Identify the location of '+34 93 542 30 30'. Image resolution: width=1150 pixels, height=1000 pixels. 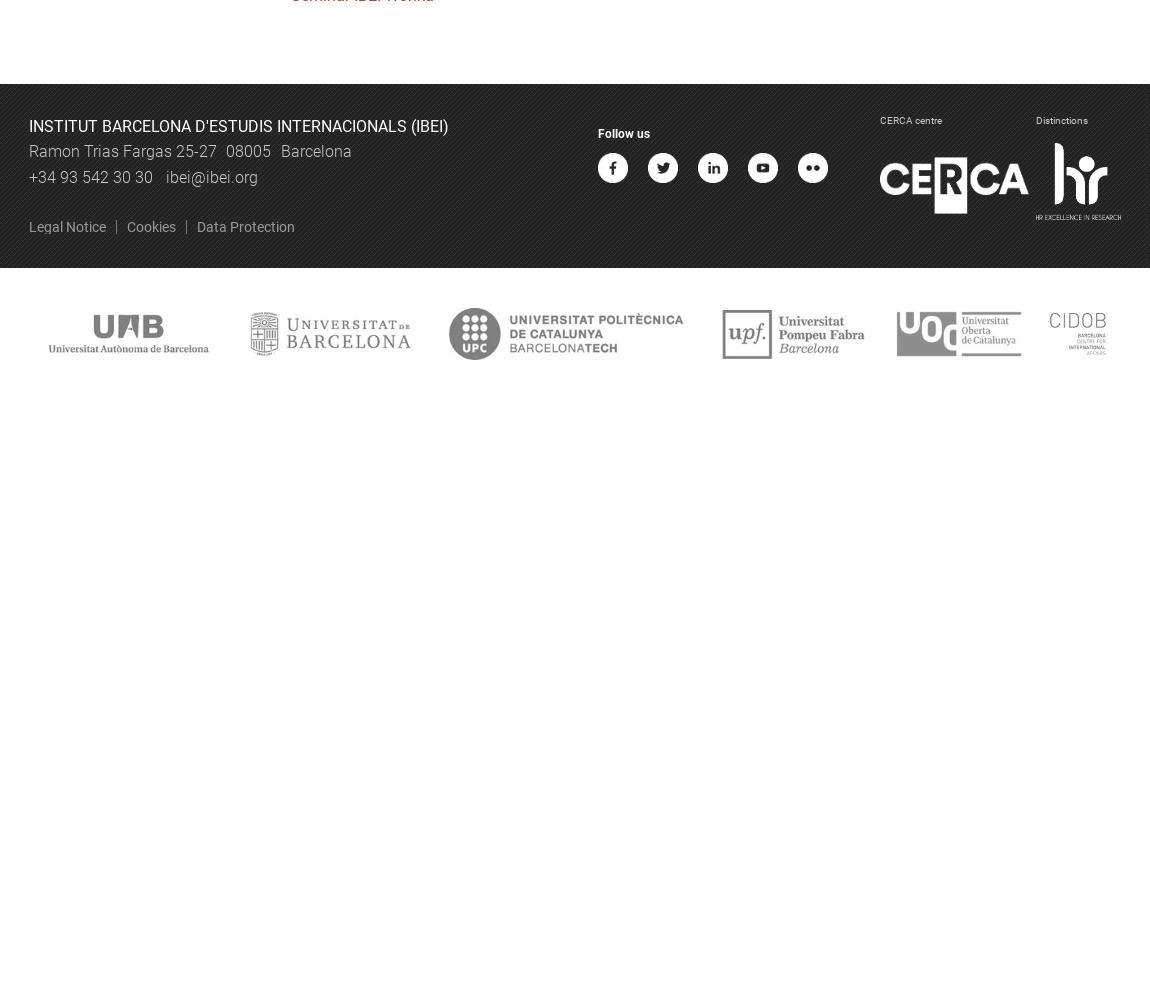
(91, 176).